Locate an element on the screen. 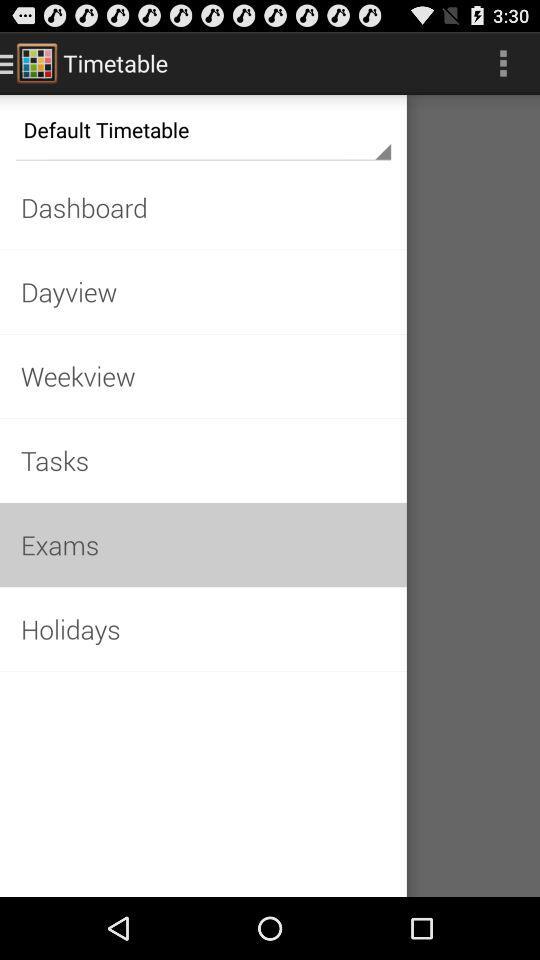 This screenshot has width=540, height=960. three dot symbol is located at coordinates (502, 63).